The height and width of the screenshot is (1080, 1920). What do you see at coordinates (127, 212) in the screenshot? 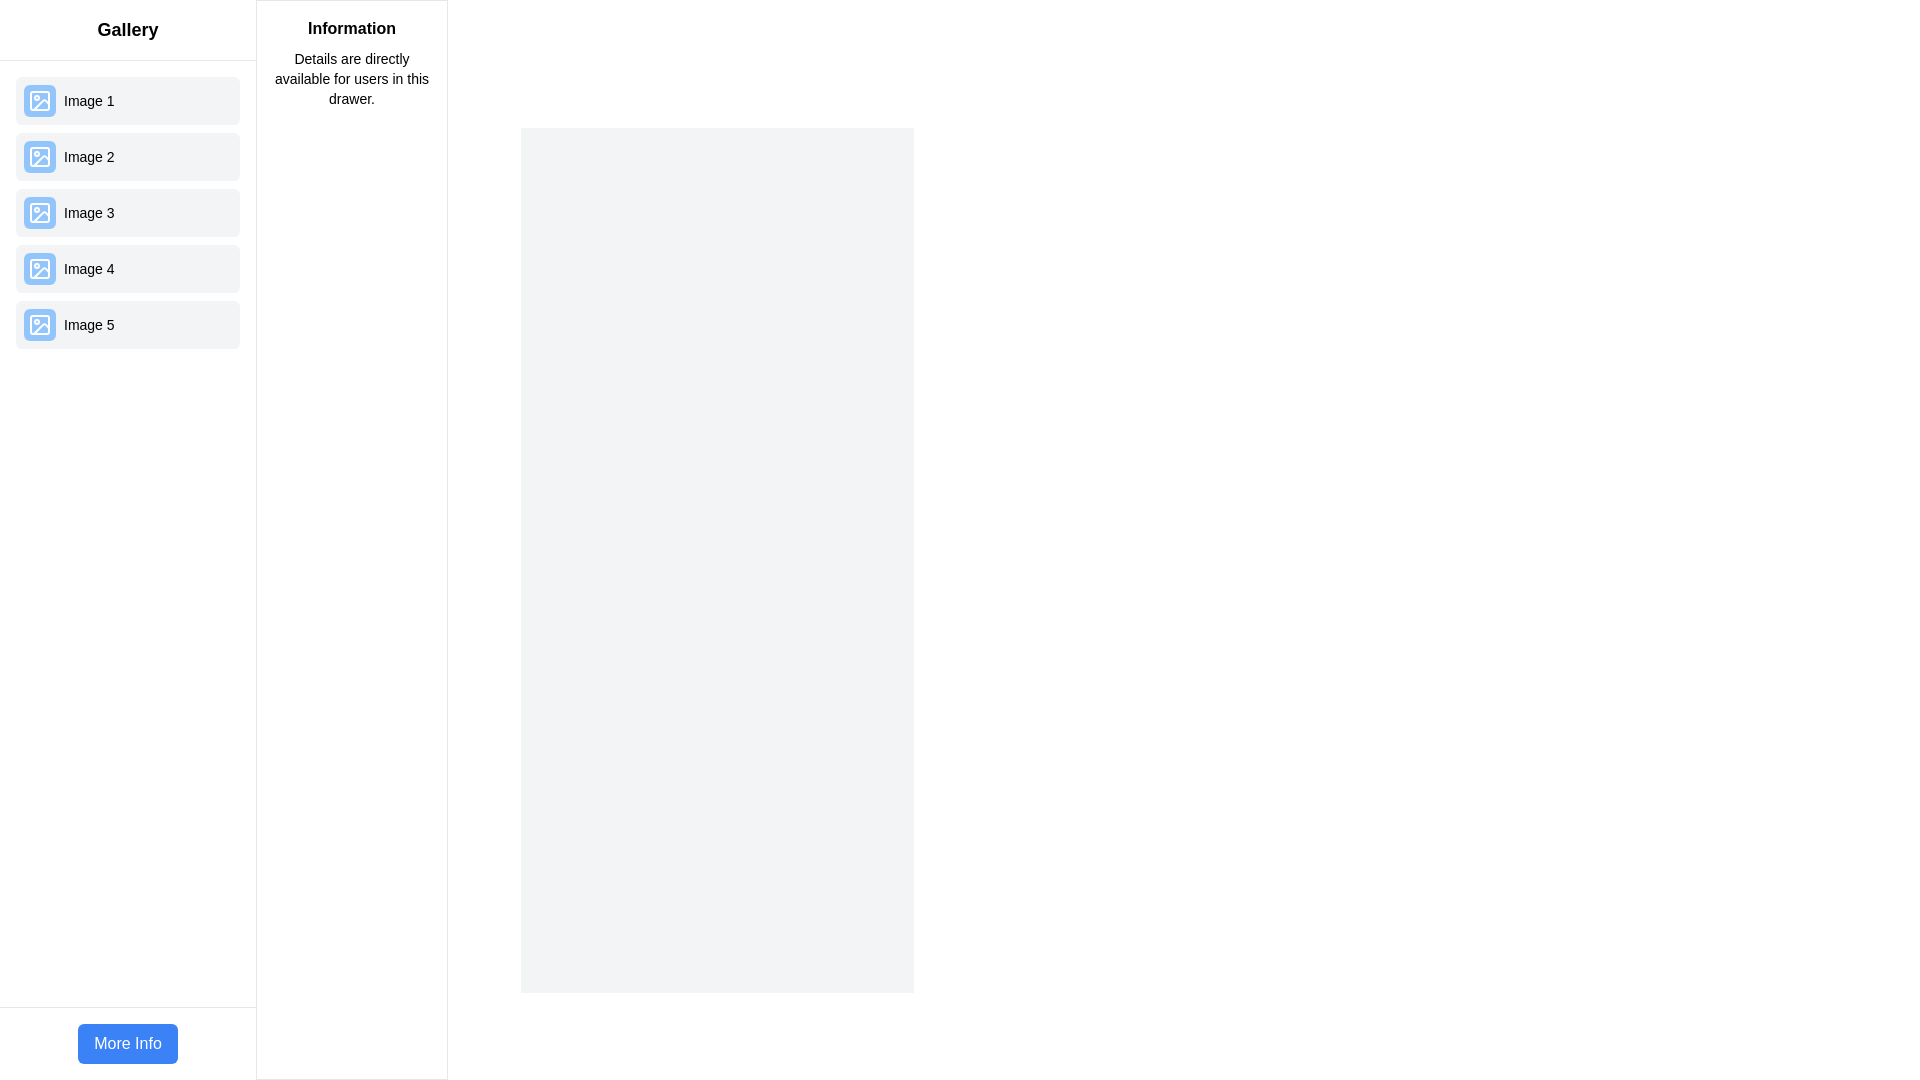
I see `the selectable list item labeled 'Image 3'` at bounding box center [127, 212].